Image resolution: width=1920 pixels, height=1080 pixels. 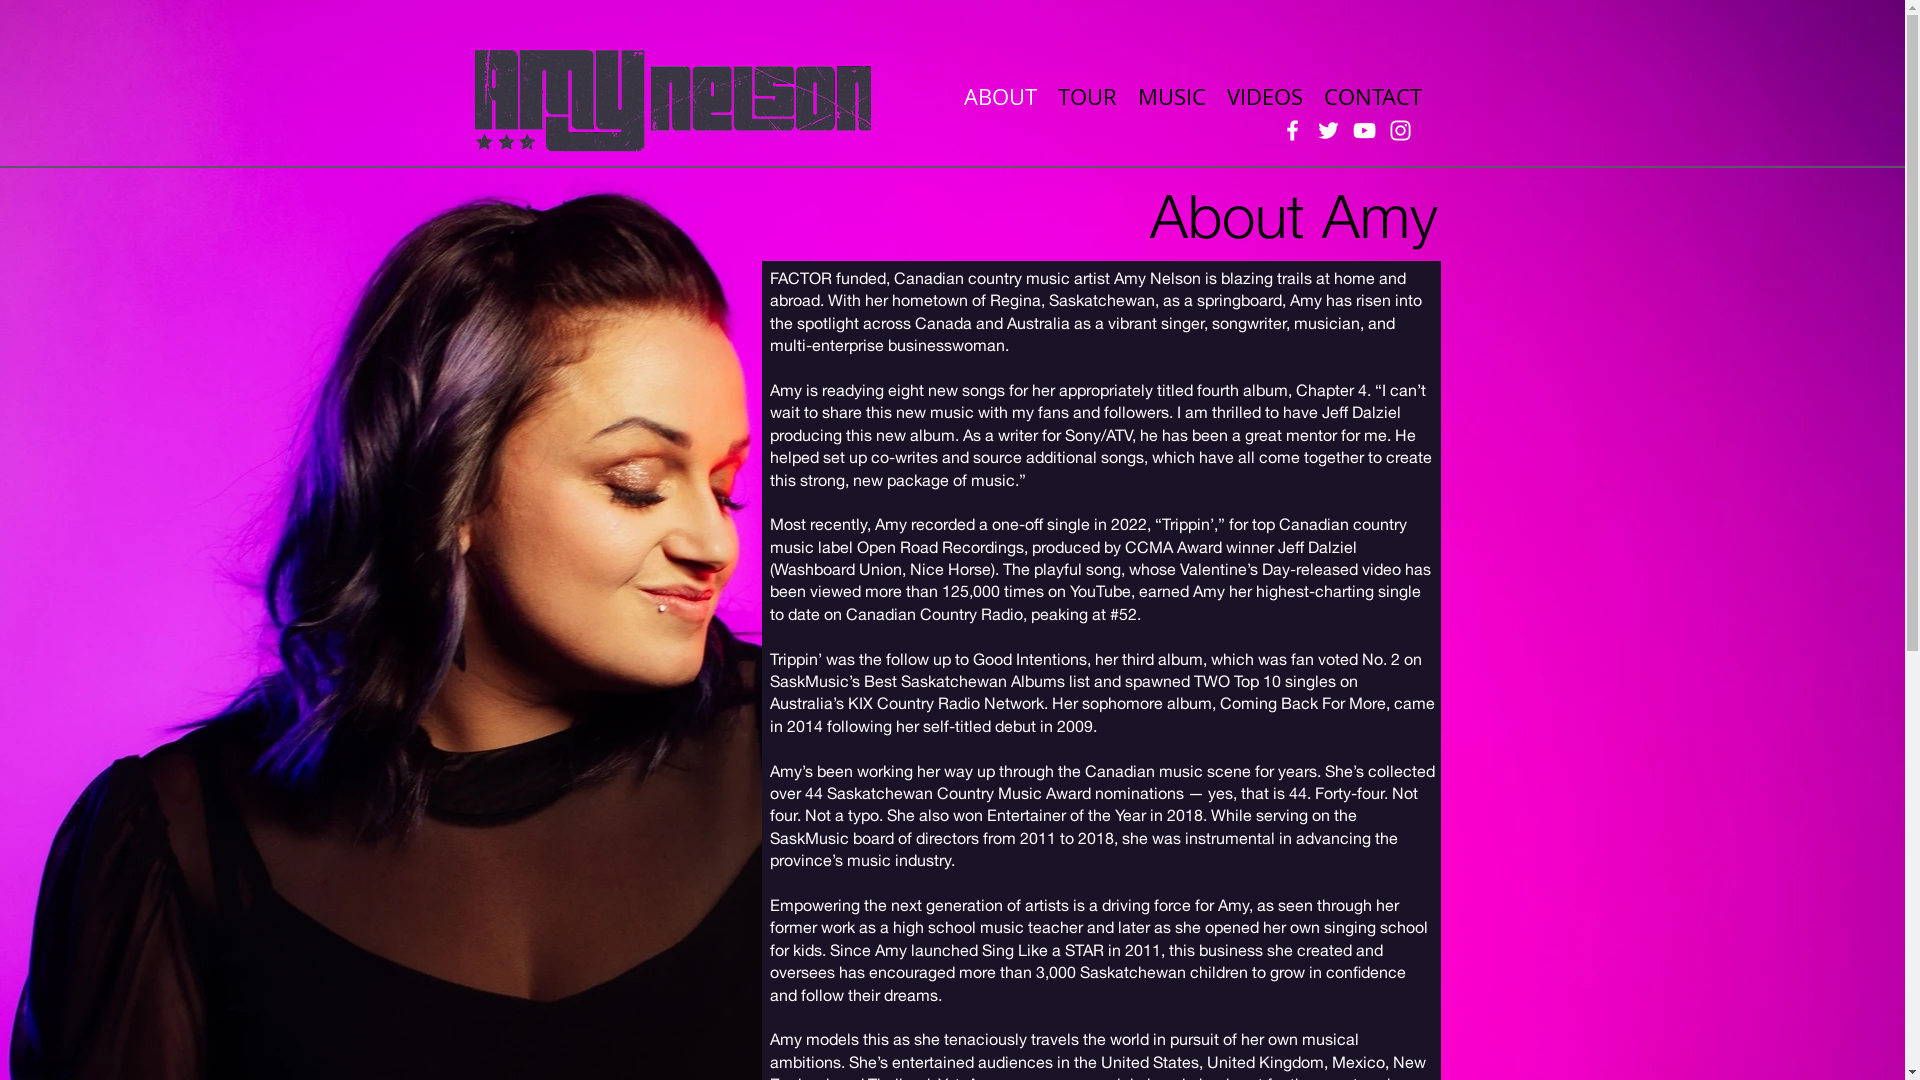 What do you see at coordinates (1314, 95) in the screenshot?
I see `'CONTACT'` at bounding box center [1314, 95].